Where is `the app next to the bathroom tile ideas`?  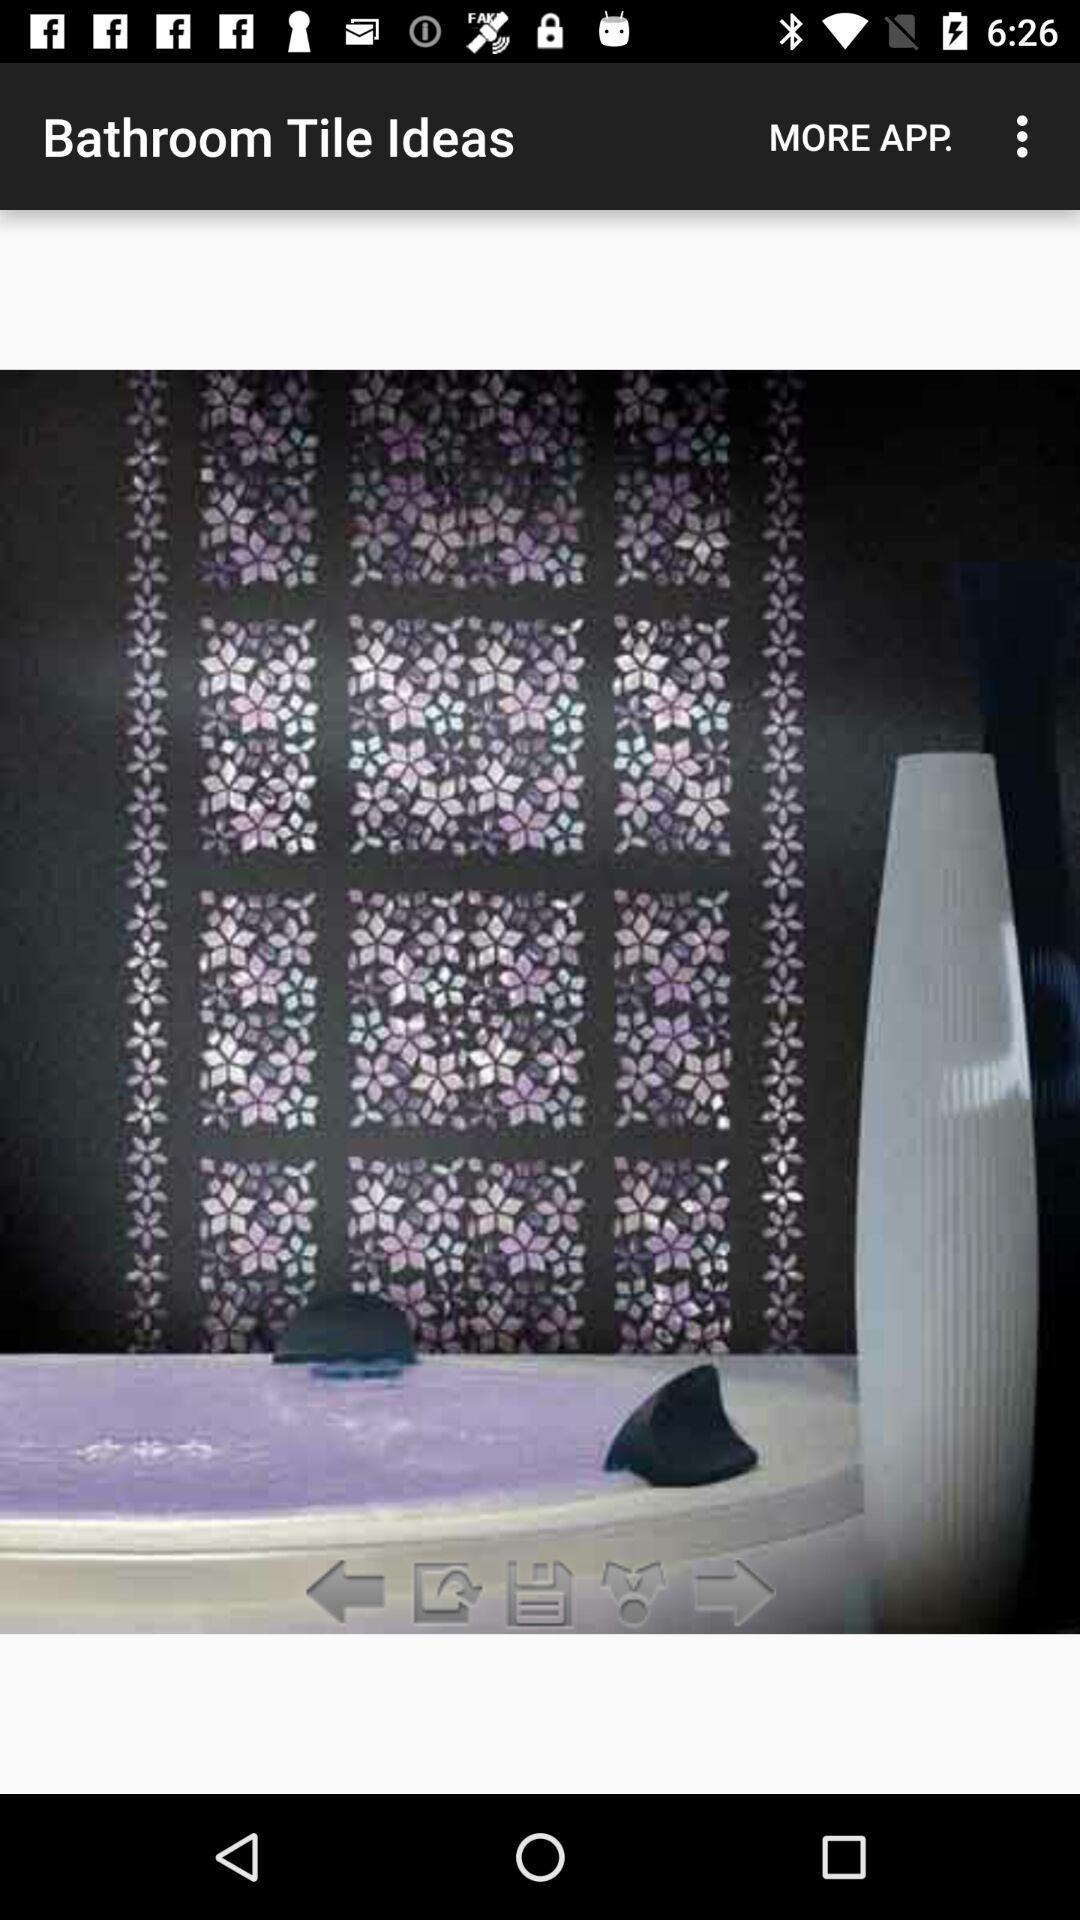 the app next to the bathroom tile ideas is located at coordinates (860, 135).